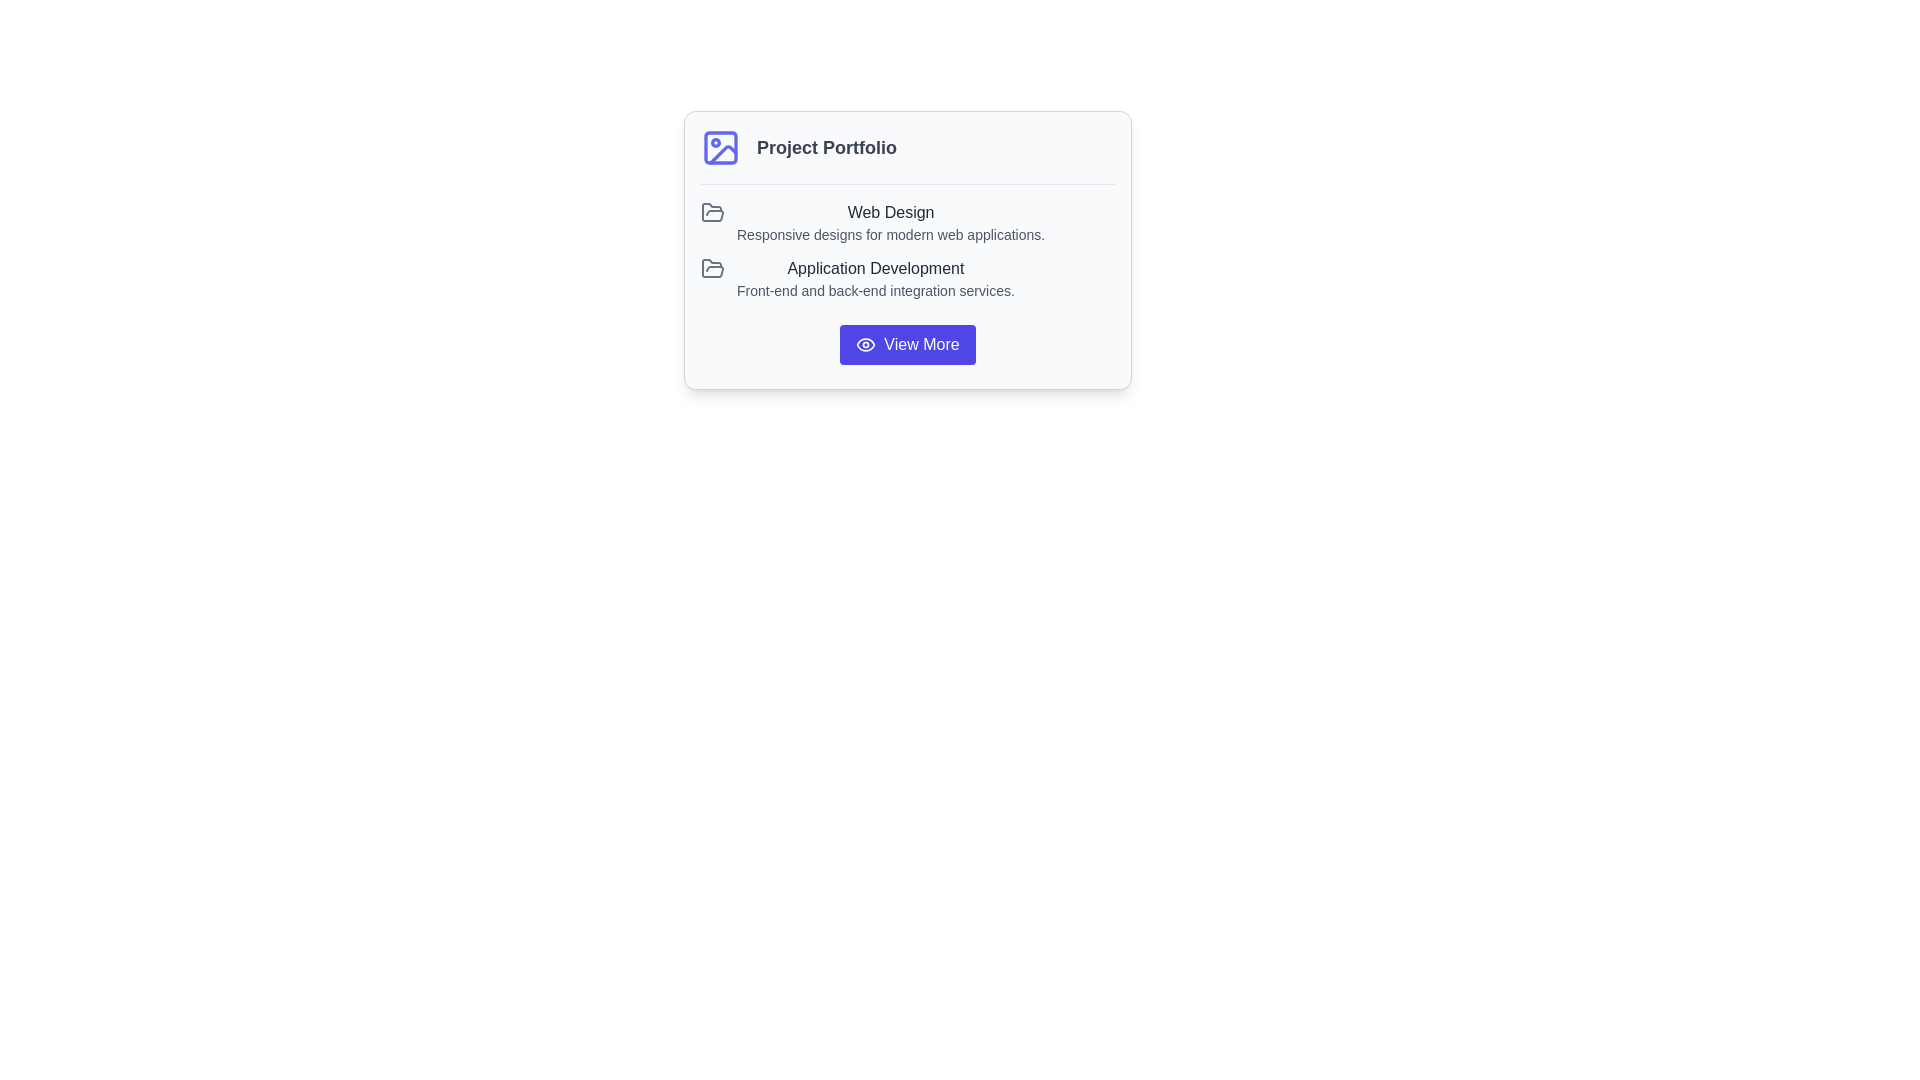 The width and height of the screenshot is (1920, 1080). I want to click on the SVG rectangle with rounded corners located in the top-left section of the photo icon, so click(720, 146).